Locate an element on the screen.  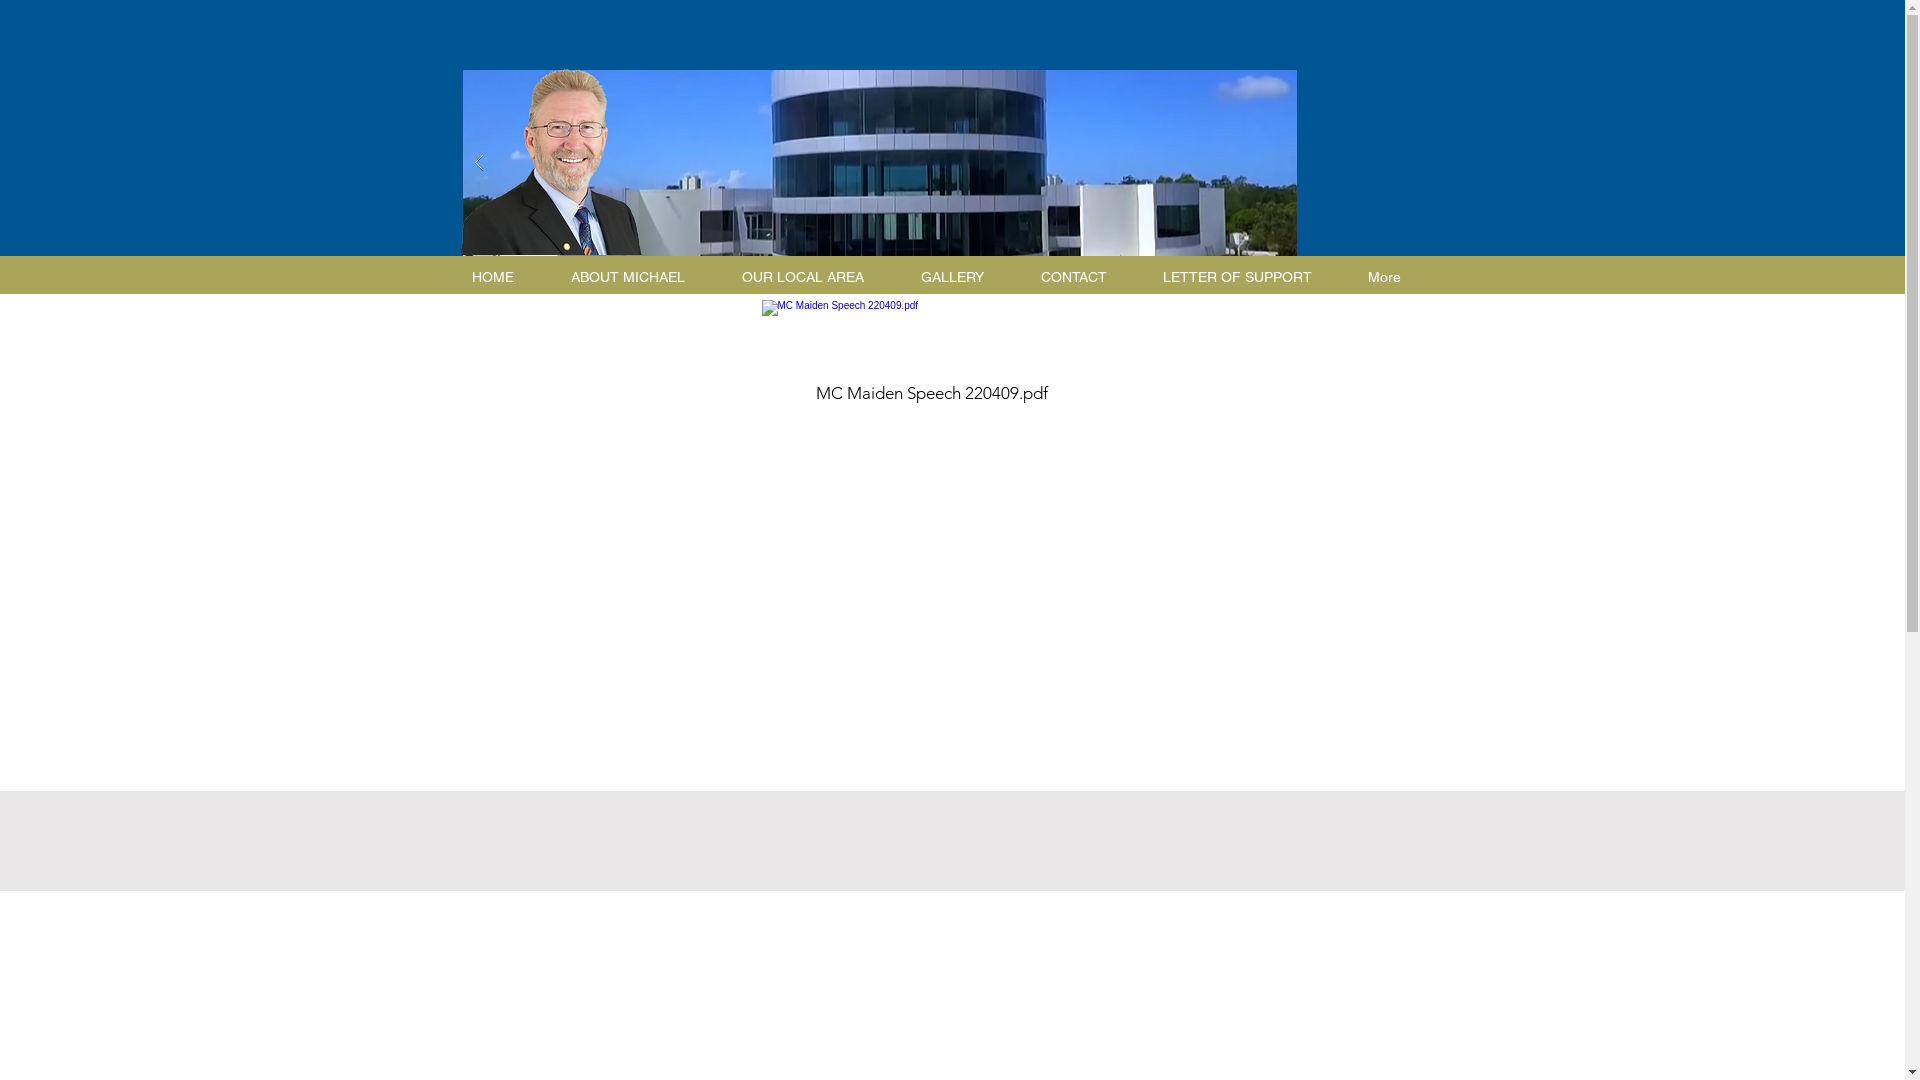
'ABOUT MICHAEL' is located at coordinates (636, 277).